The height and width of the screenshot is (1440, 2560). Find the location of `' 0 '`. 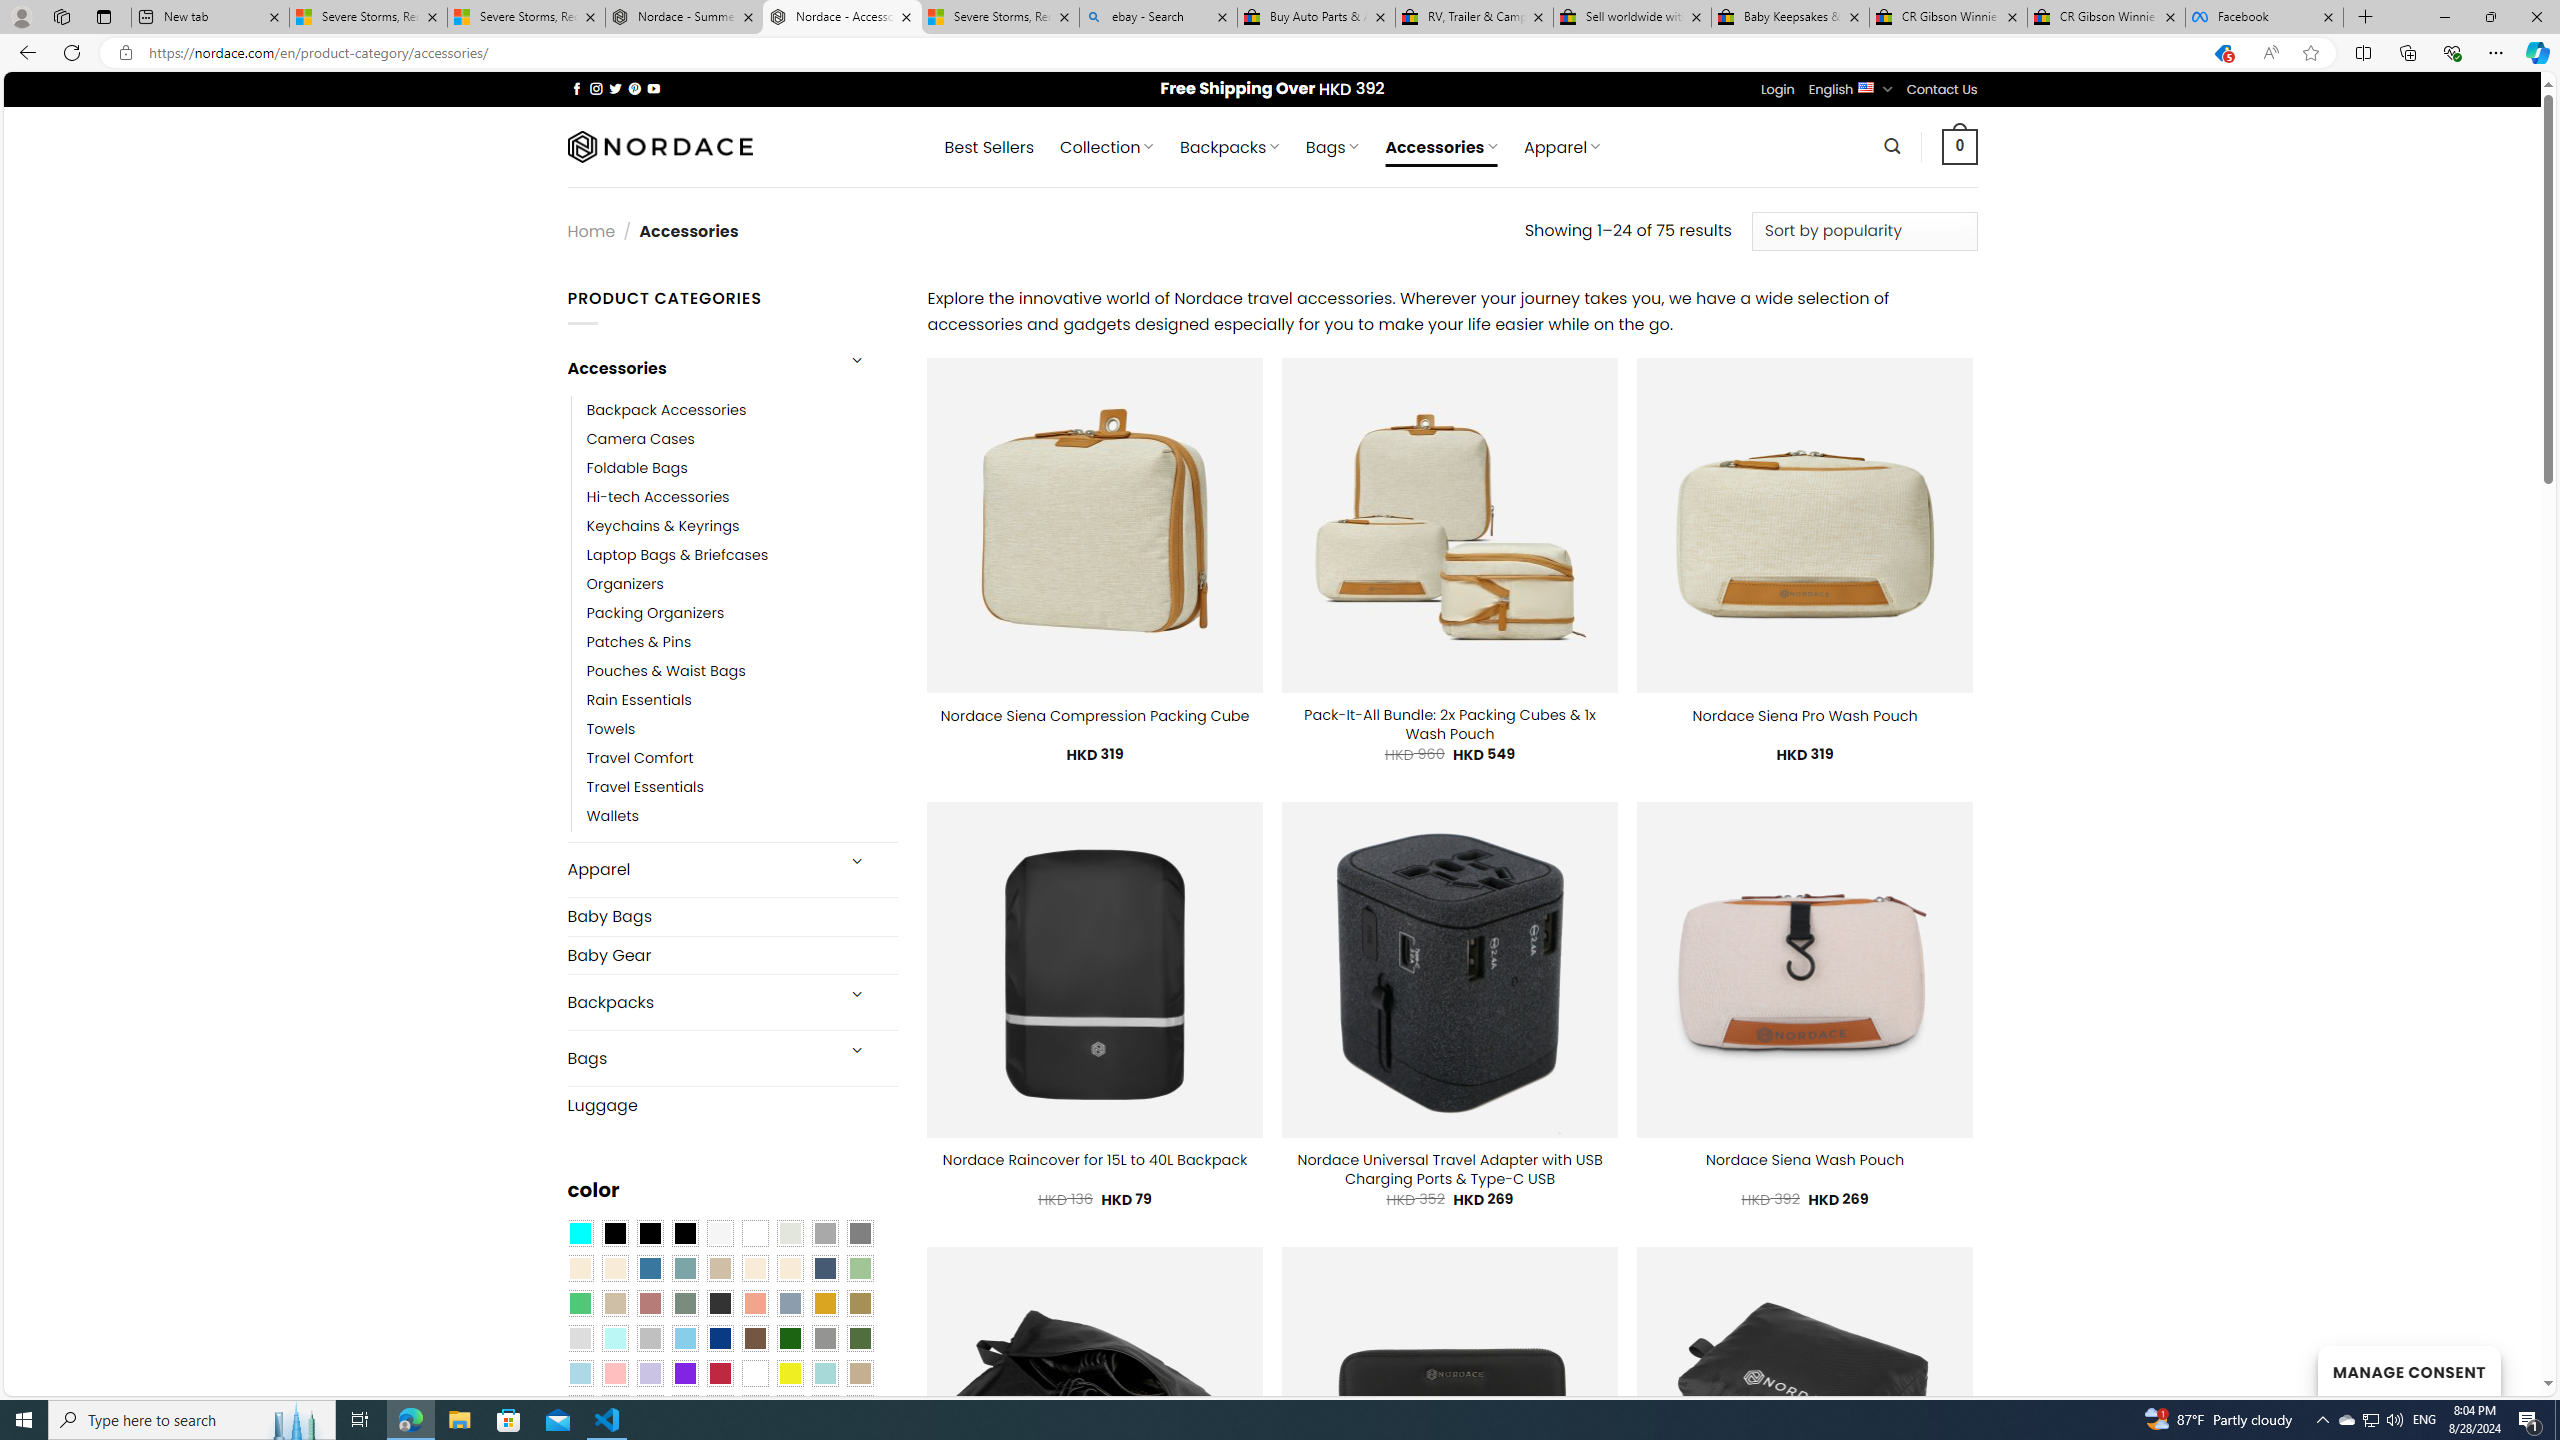

' 0 ' is located at coordinates (1960, 145).